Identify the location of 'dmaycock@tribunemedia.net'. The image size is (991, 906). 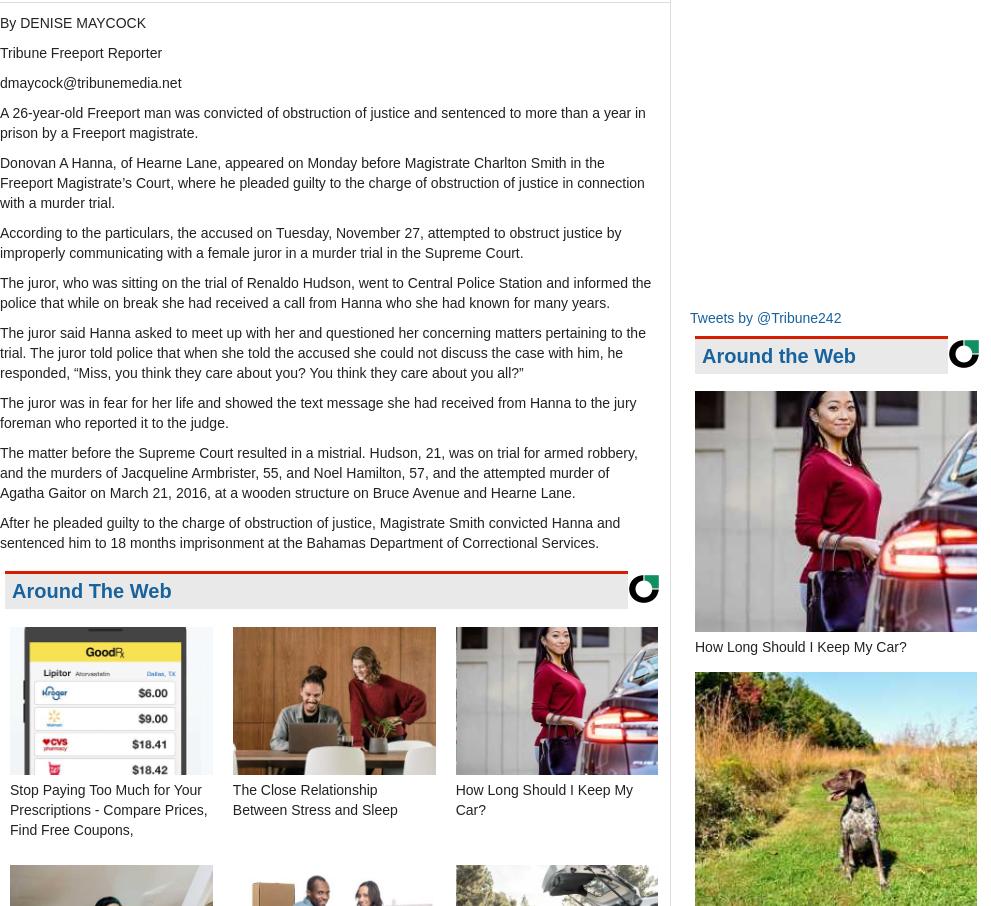
(90, 82).